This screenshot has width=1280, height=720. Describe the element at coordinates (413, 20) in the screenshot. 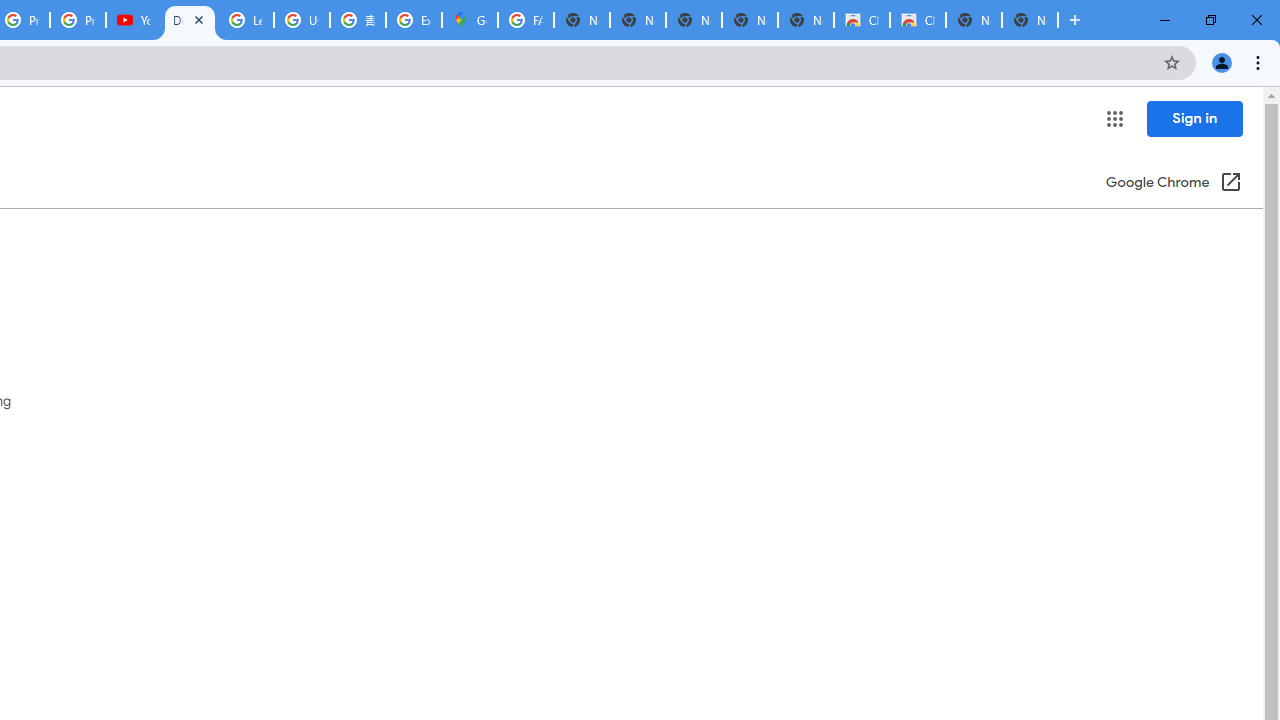

I see `'Explore new street-level details - Google Maps Help'` at that location.